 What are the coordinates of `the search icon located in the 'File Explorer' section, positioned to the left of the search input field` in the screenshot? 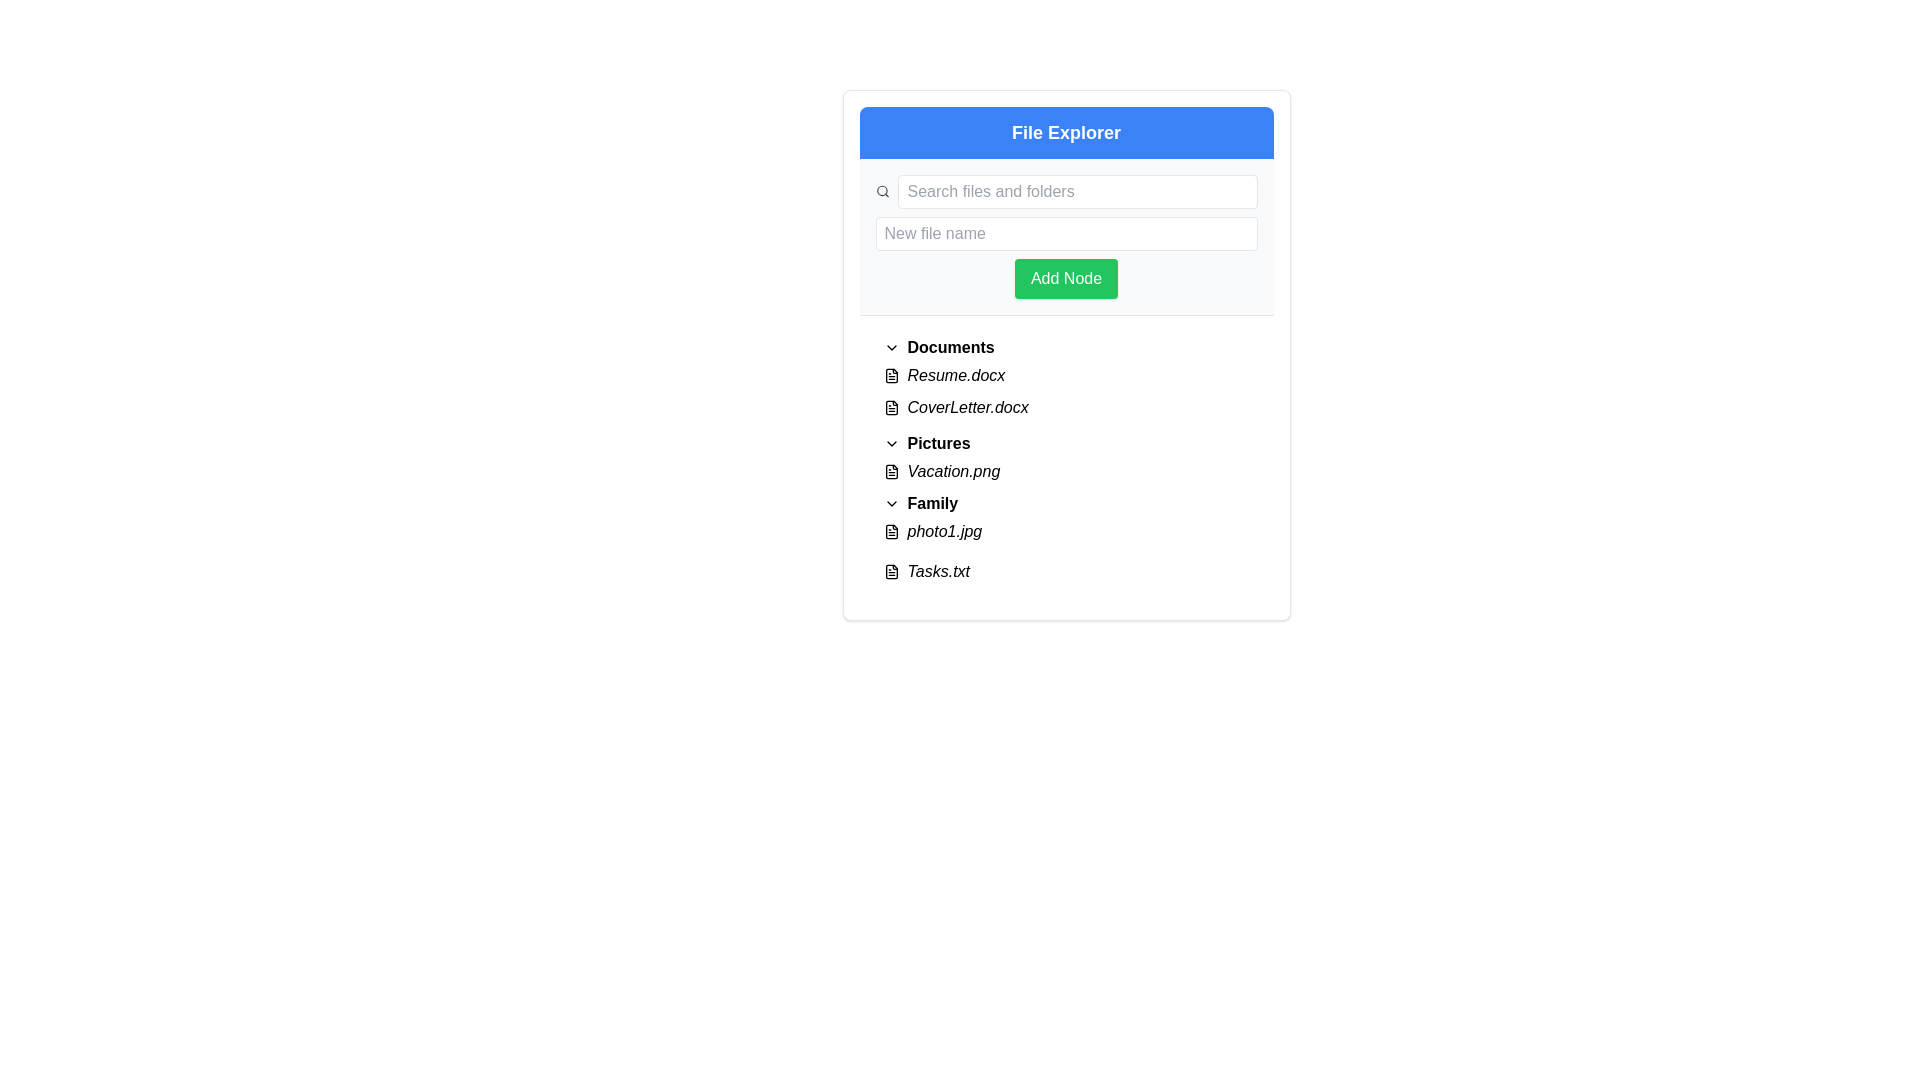 It's located at (882, 192).